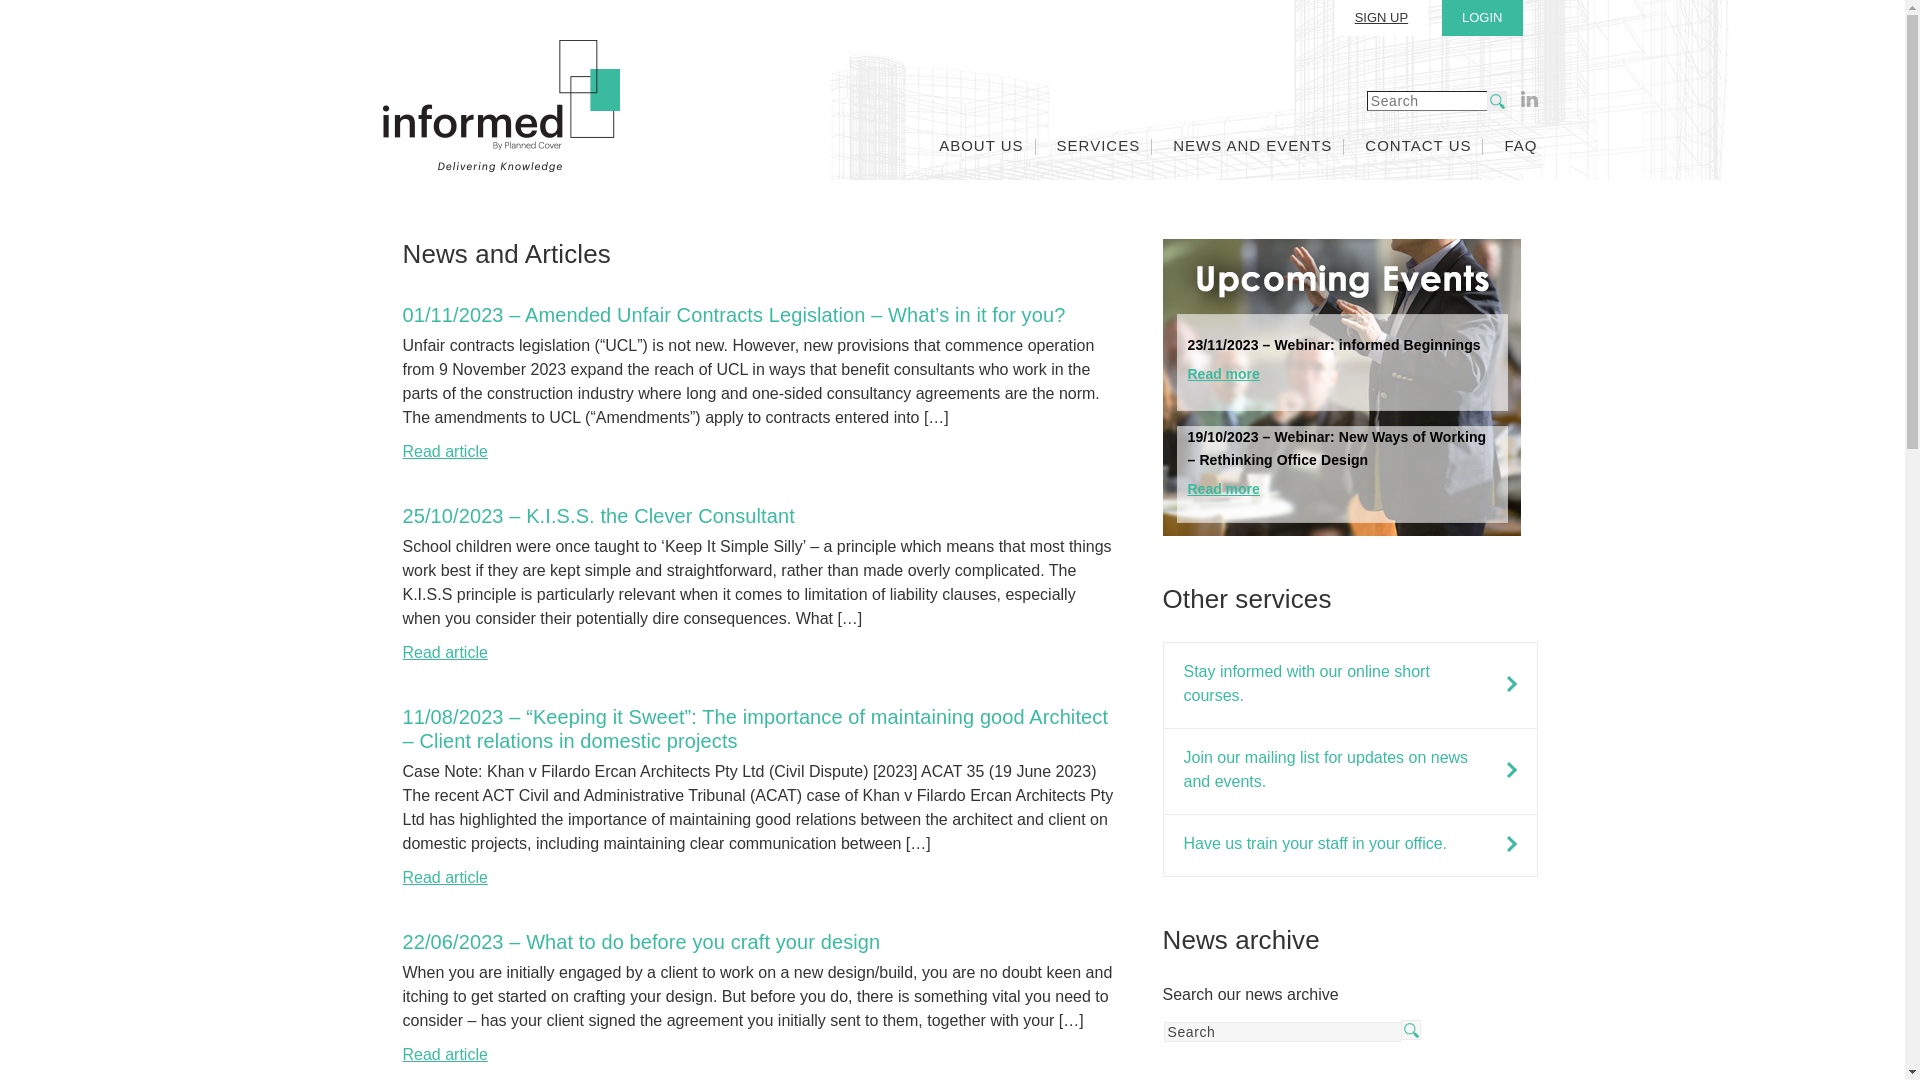 Image resolution: width=1920 pixels, height=1080 pixels. I want to click on 'Stay informed with our online short courses.', so click(1338, 684).